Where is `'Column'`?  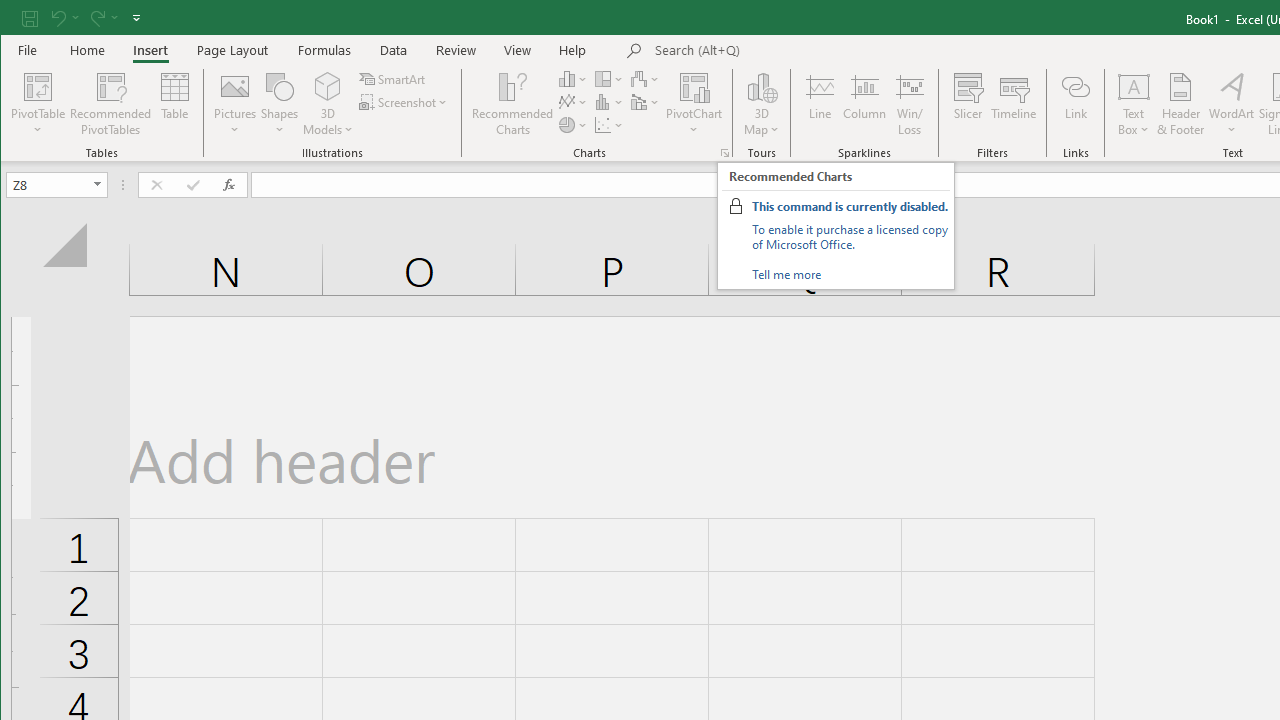
'Column' is located at coordinates (865, 104).